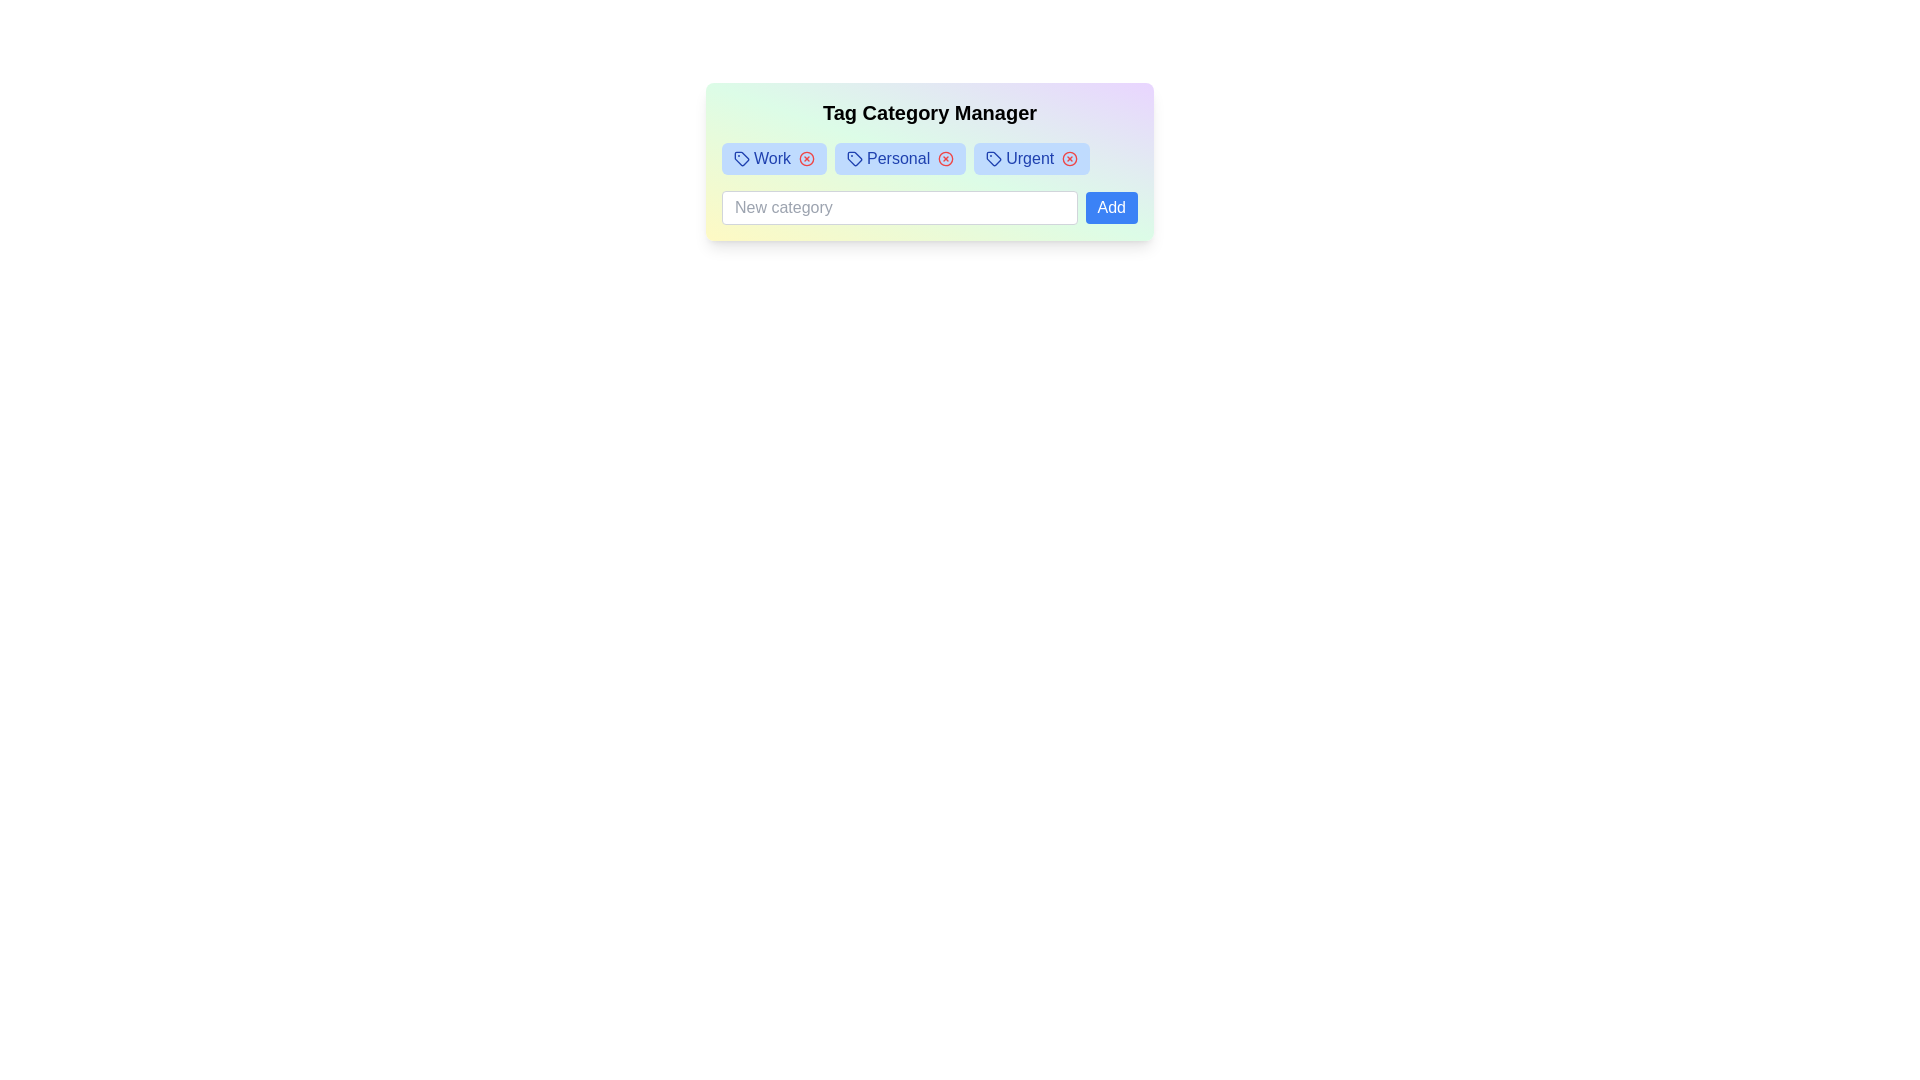  Describe the element at coordinates (854, 157) in the screenshot. I see `the 'Personal' category SVG icon, which visually represents the personal category within the Tag Category Manager component` at that location.